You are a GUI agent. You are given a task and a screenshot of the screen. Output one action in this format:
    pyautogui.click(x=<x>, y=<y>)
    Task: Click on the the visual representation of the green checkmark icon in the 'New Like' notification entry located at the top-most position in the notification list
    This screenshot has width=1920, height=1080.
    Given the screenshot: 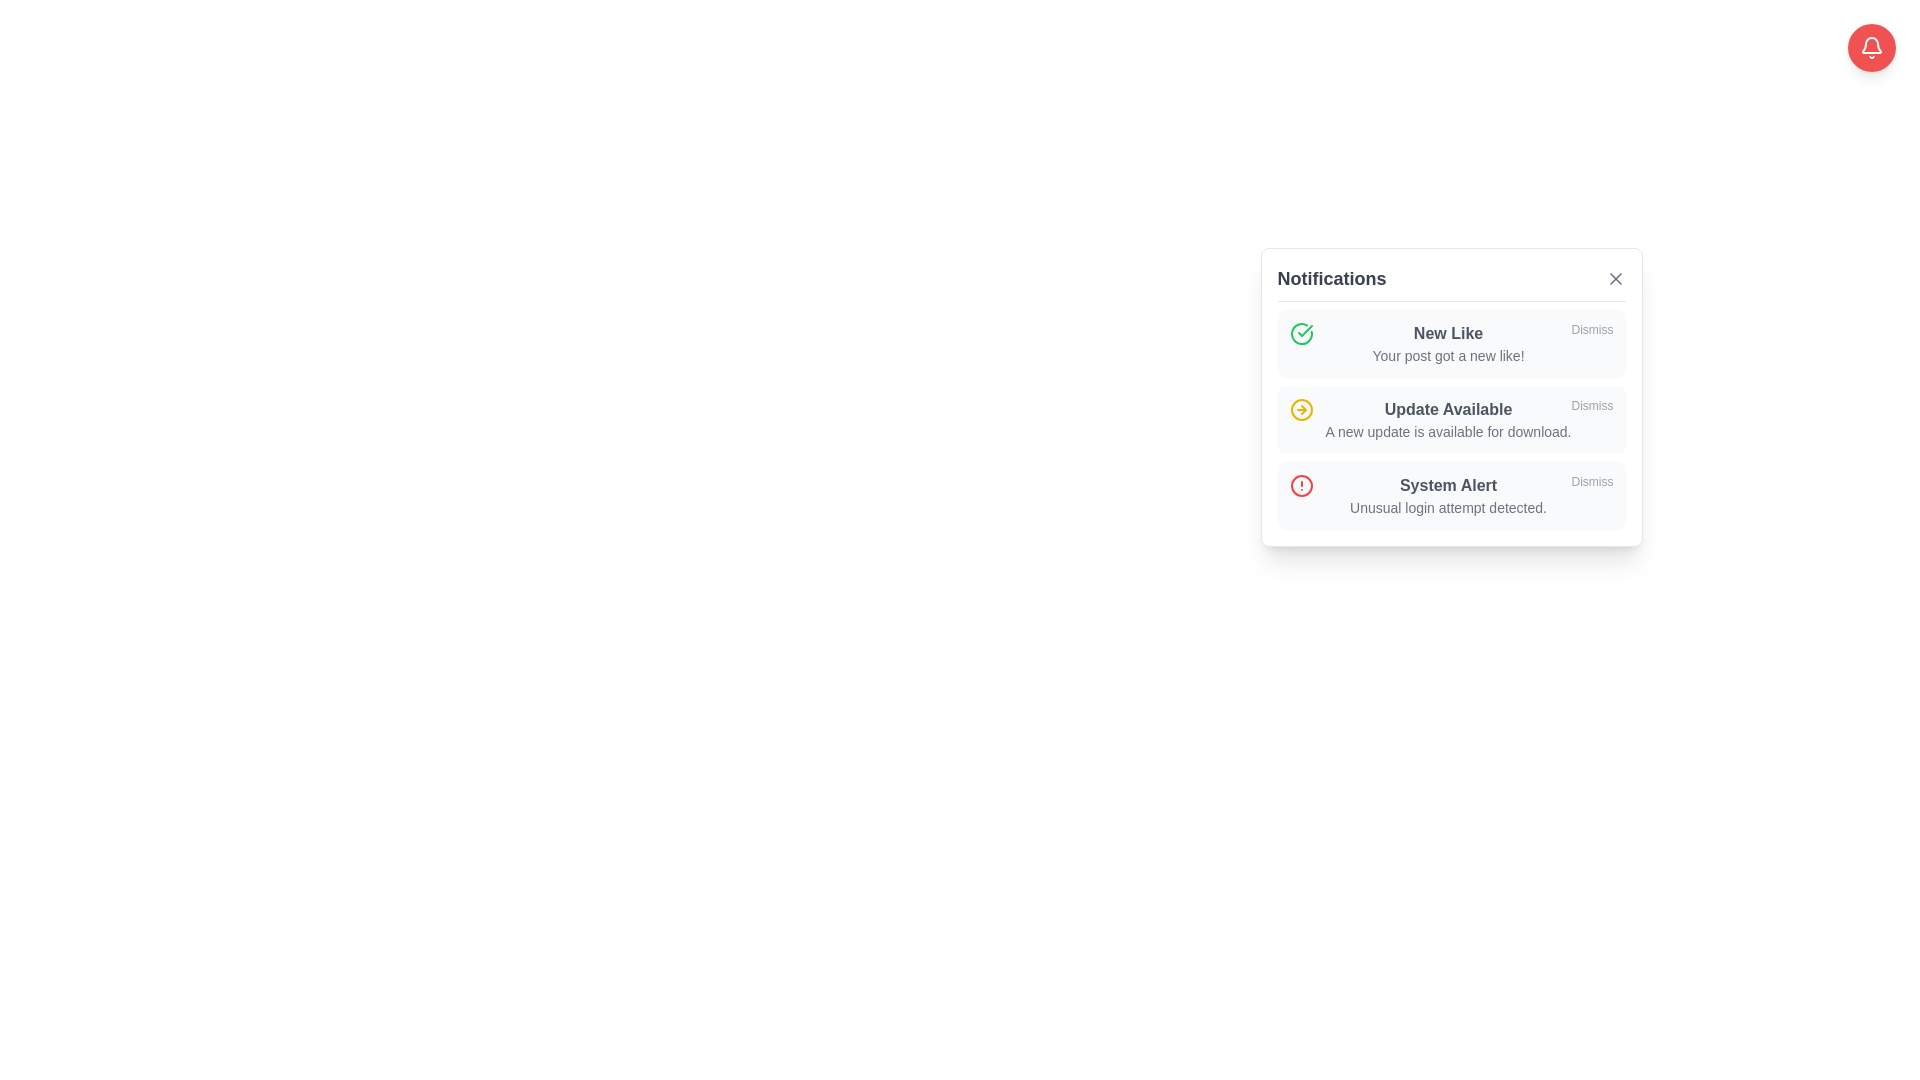 What is the action you would take?
    pyautogui.click(x=1301, y=333)
    